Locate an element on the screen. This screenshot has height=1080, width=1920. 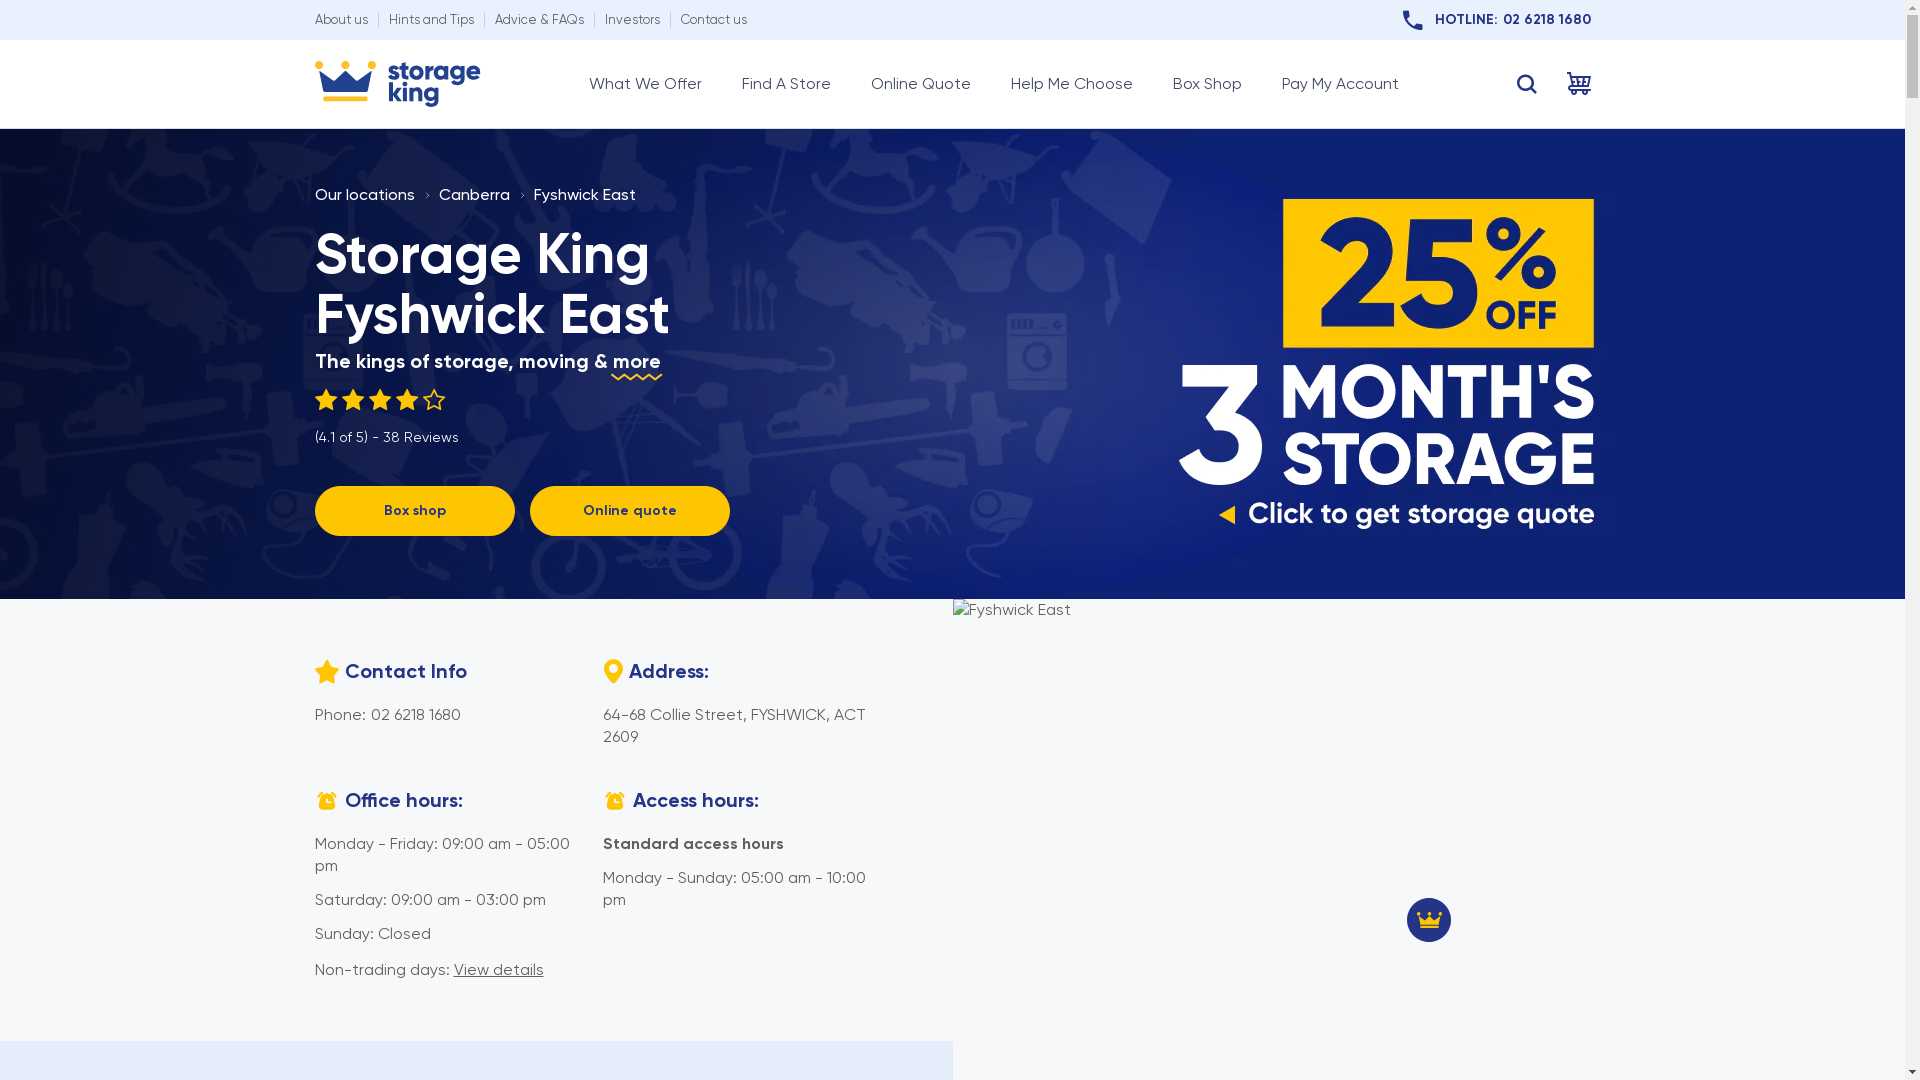
'Box Shop' is located at coordinates (1205, 83).